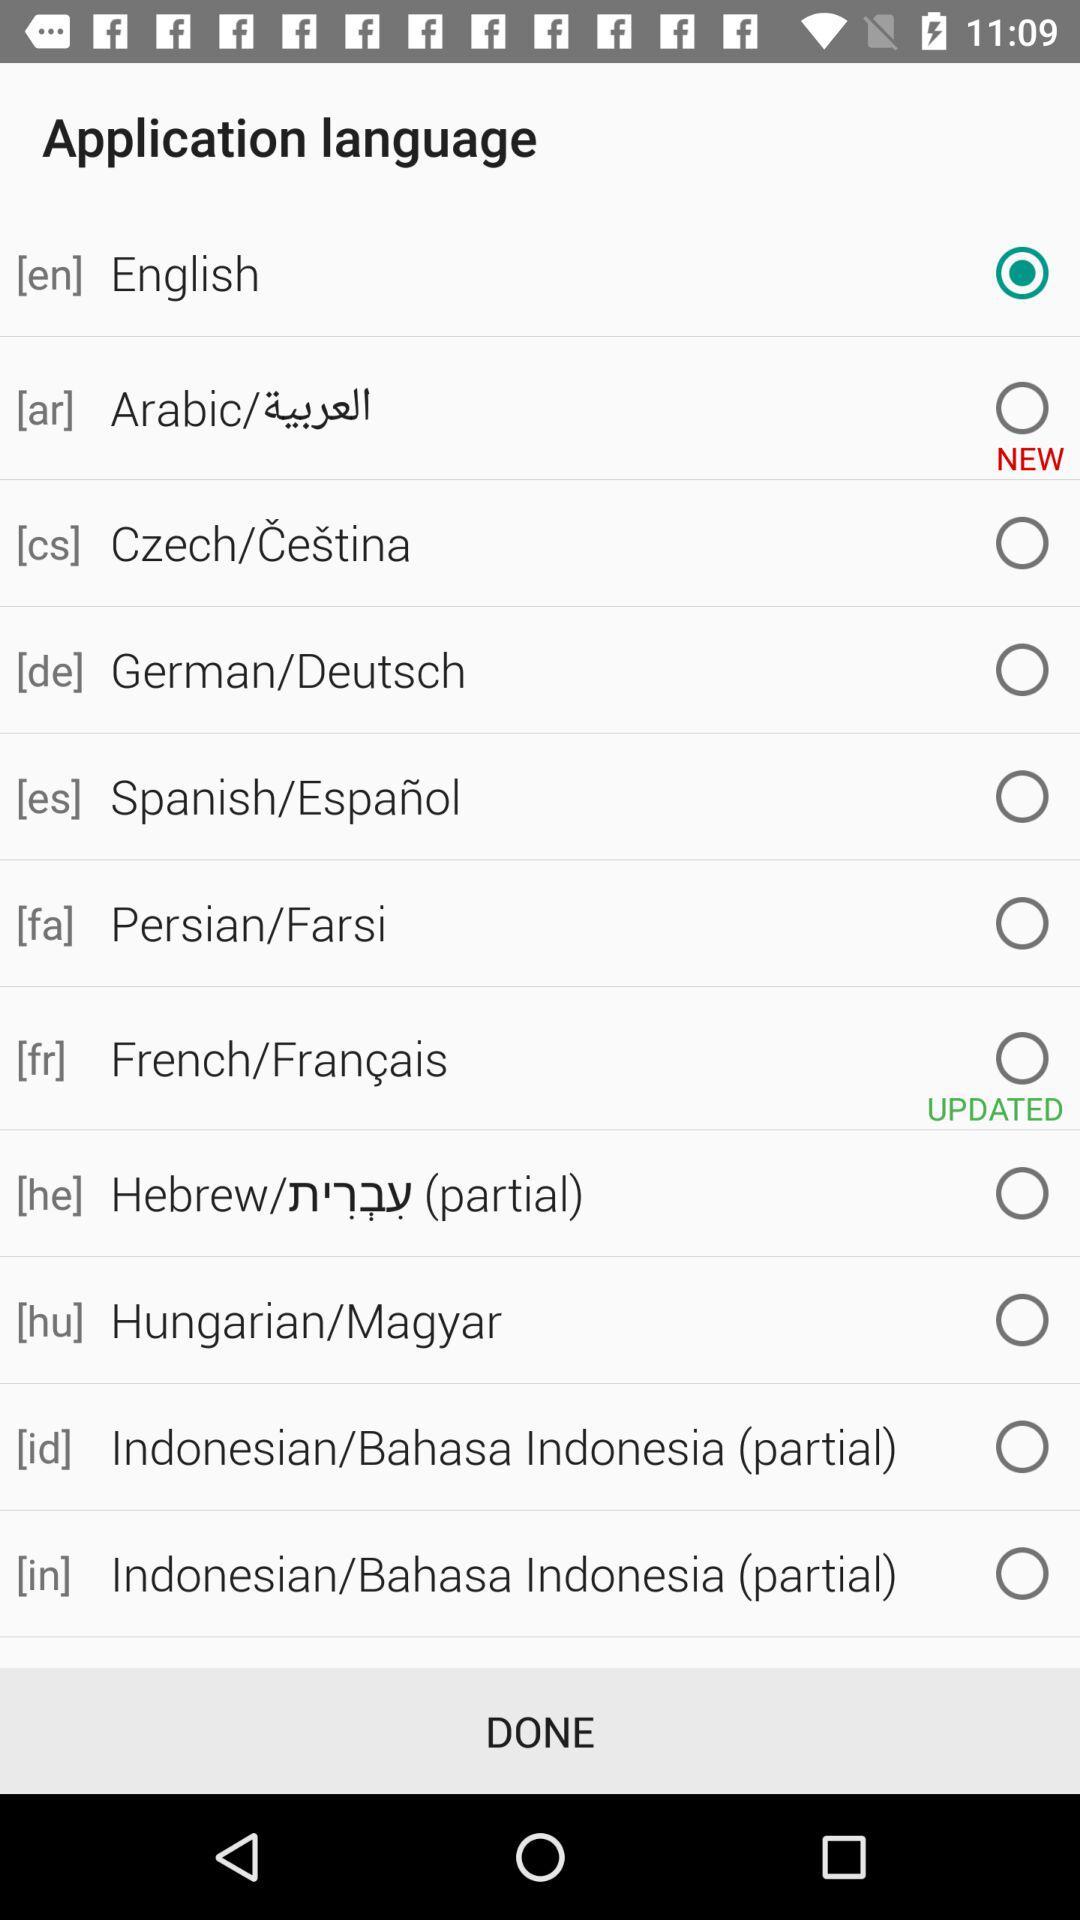 The height and width of the screenshot is (1920, 1080). Describe the element at coordinates (586, 1057) in the screenshot. I see `item to the right of the [fr]` at that location.